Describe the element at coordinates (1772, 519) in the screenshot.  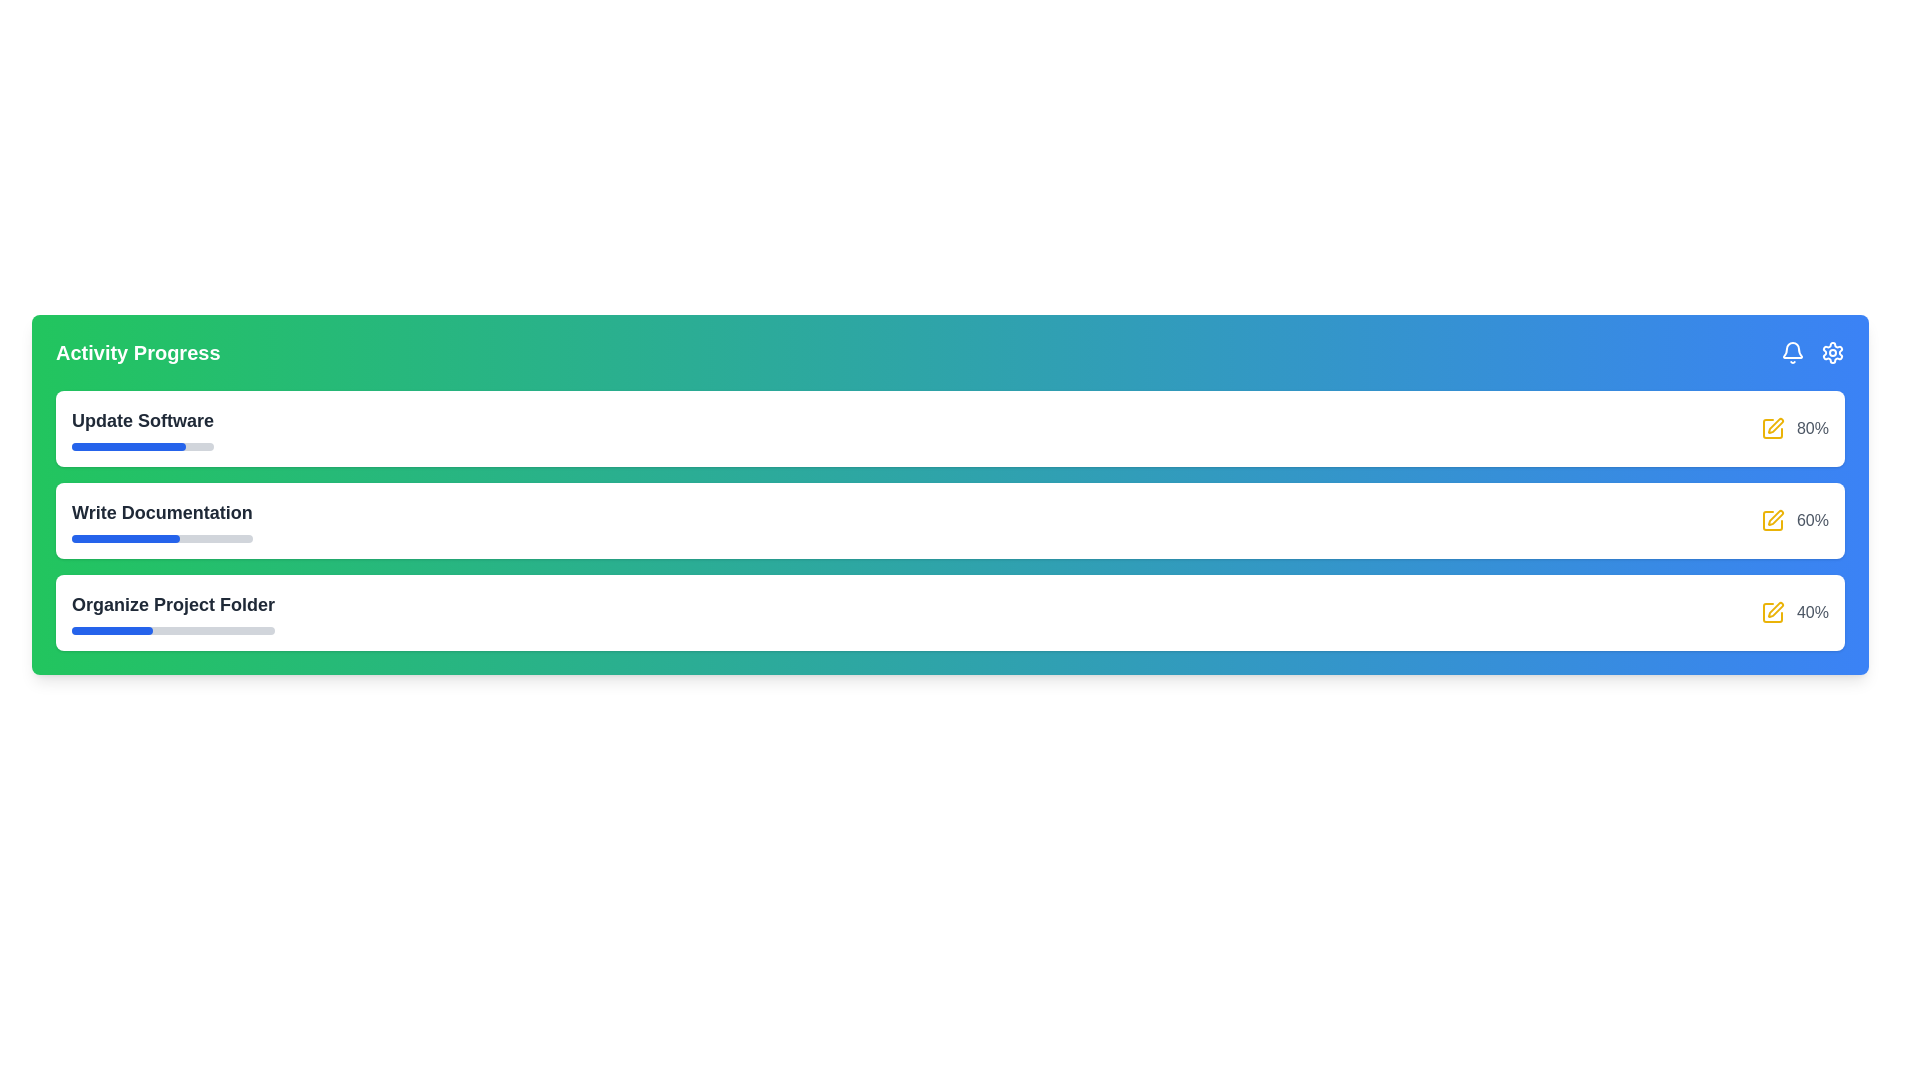
I see `the edit icon button located as the leftmost component in the second row of progress entries` at that location.